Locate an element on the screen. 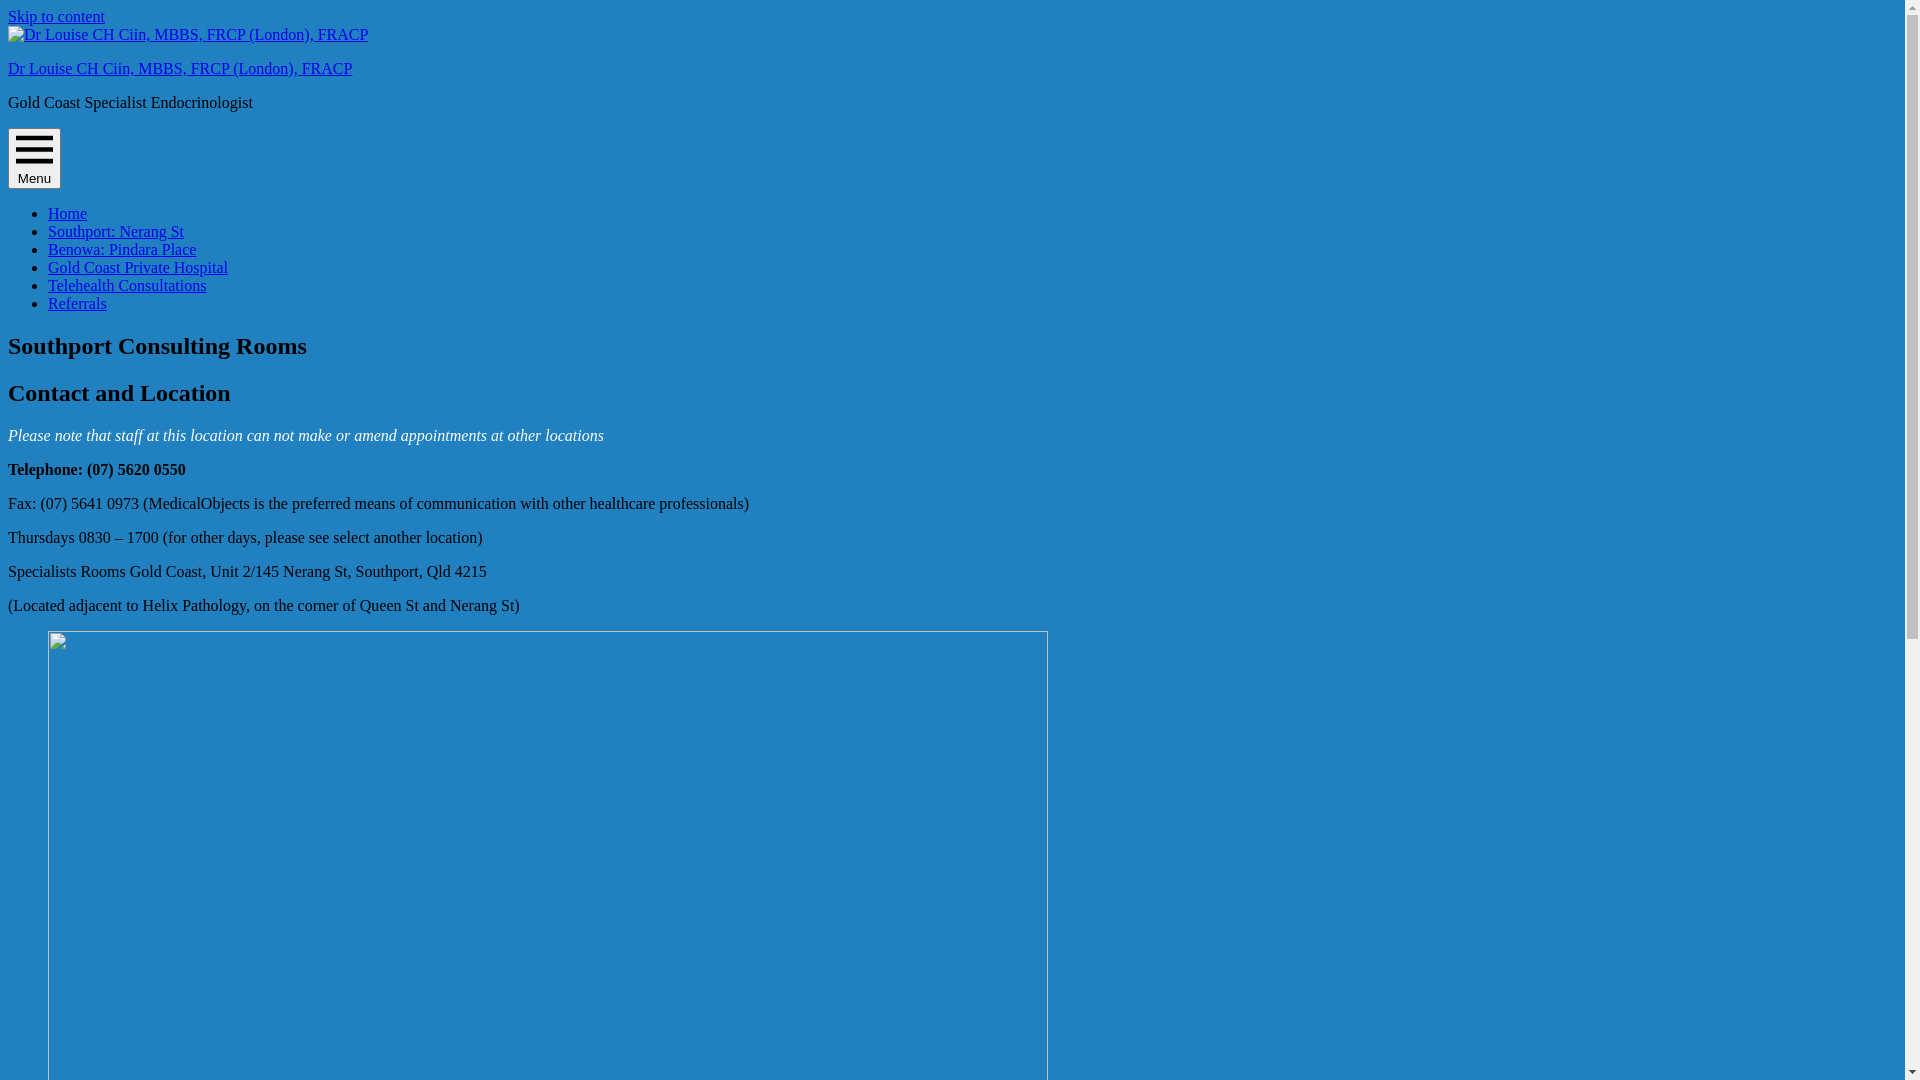 The height and width of the screenshot is (1080, 1920). 'Menu' is located at coordinates (8, 157).